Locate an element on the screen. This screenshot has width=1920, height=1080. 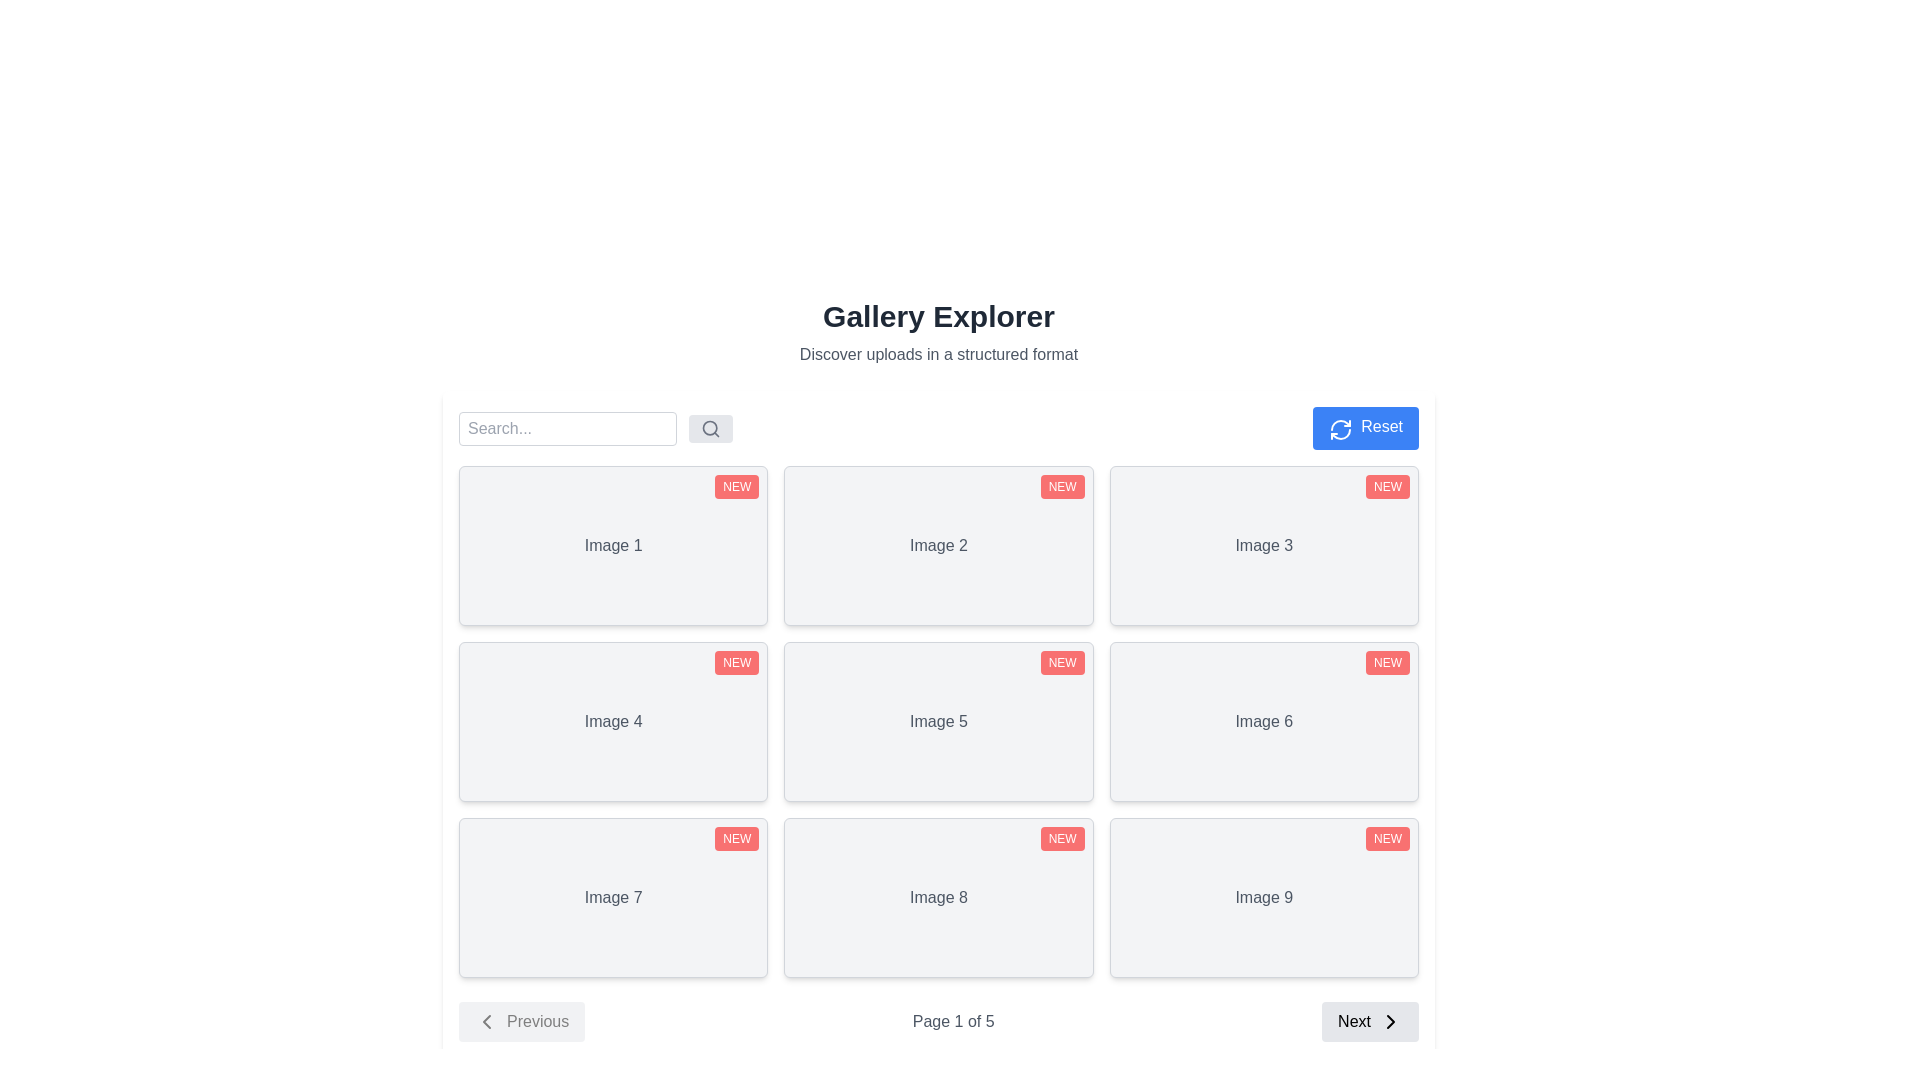
the chevron icon located at the bottom-right corner of the 'Next' button is located at coordinates (1390, 1022).